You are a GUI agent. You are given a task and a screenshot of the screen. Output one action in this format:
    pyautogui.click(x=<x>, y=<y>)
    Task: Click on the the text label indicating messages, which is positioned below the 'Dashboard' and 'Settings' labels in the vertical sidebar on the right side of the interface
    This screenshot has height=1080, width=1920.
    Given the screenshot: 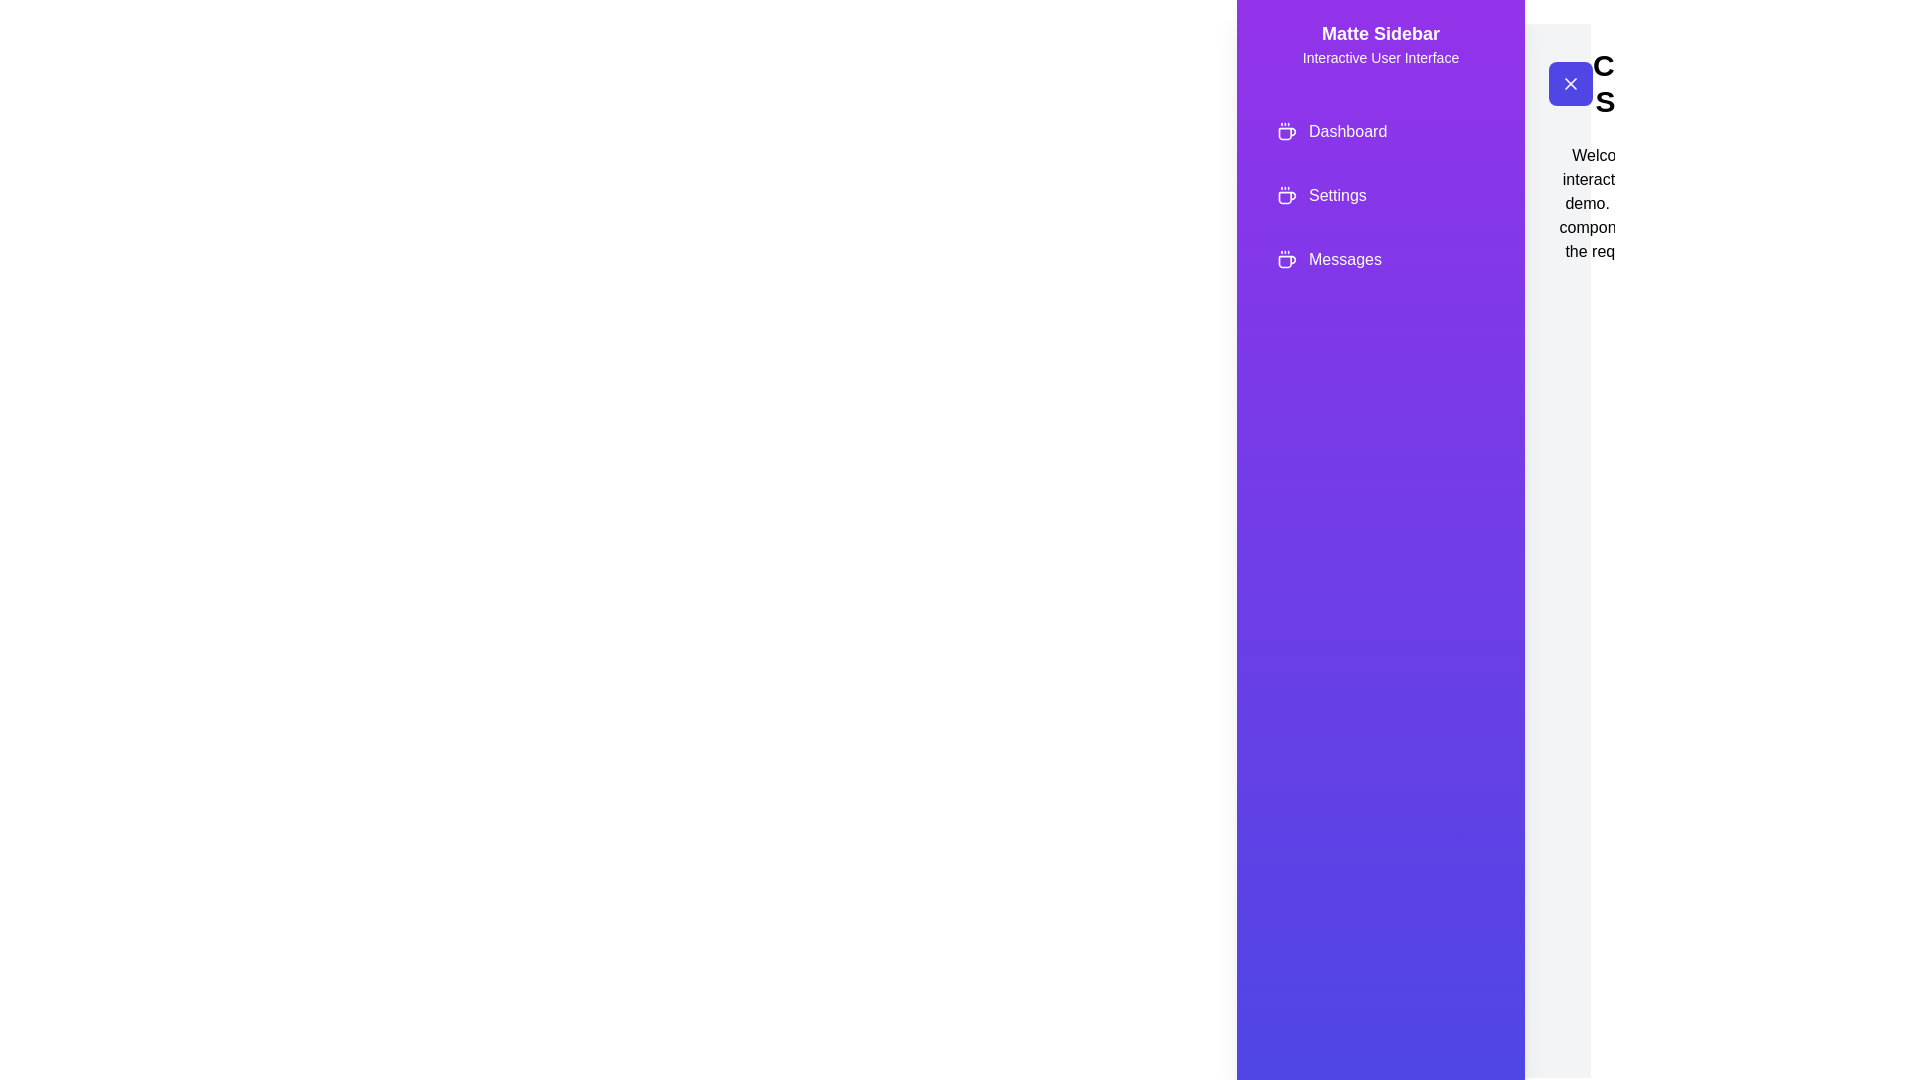 What is the action you would take?
    pyautogui.click(x=1345, y=258)
    